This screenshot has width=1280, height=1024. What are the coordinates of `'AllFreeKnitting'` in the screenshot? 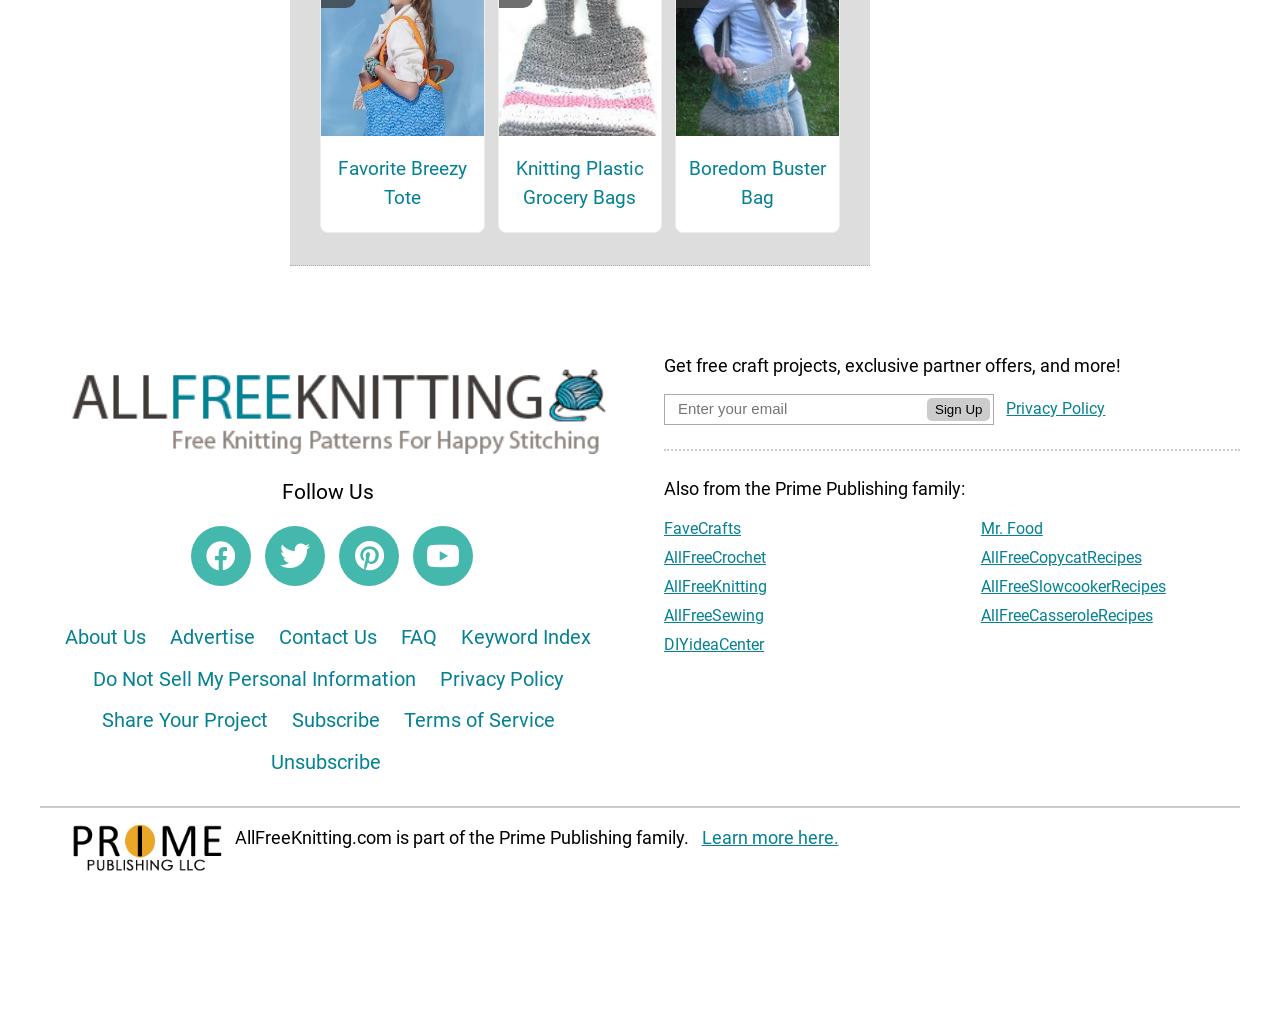 It's located at (715, 613).